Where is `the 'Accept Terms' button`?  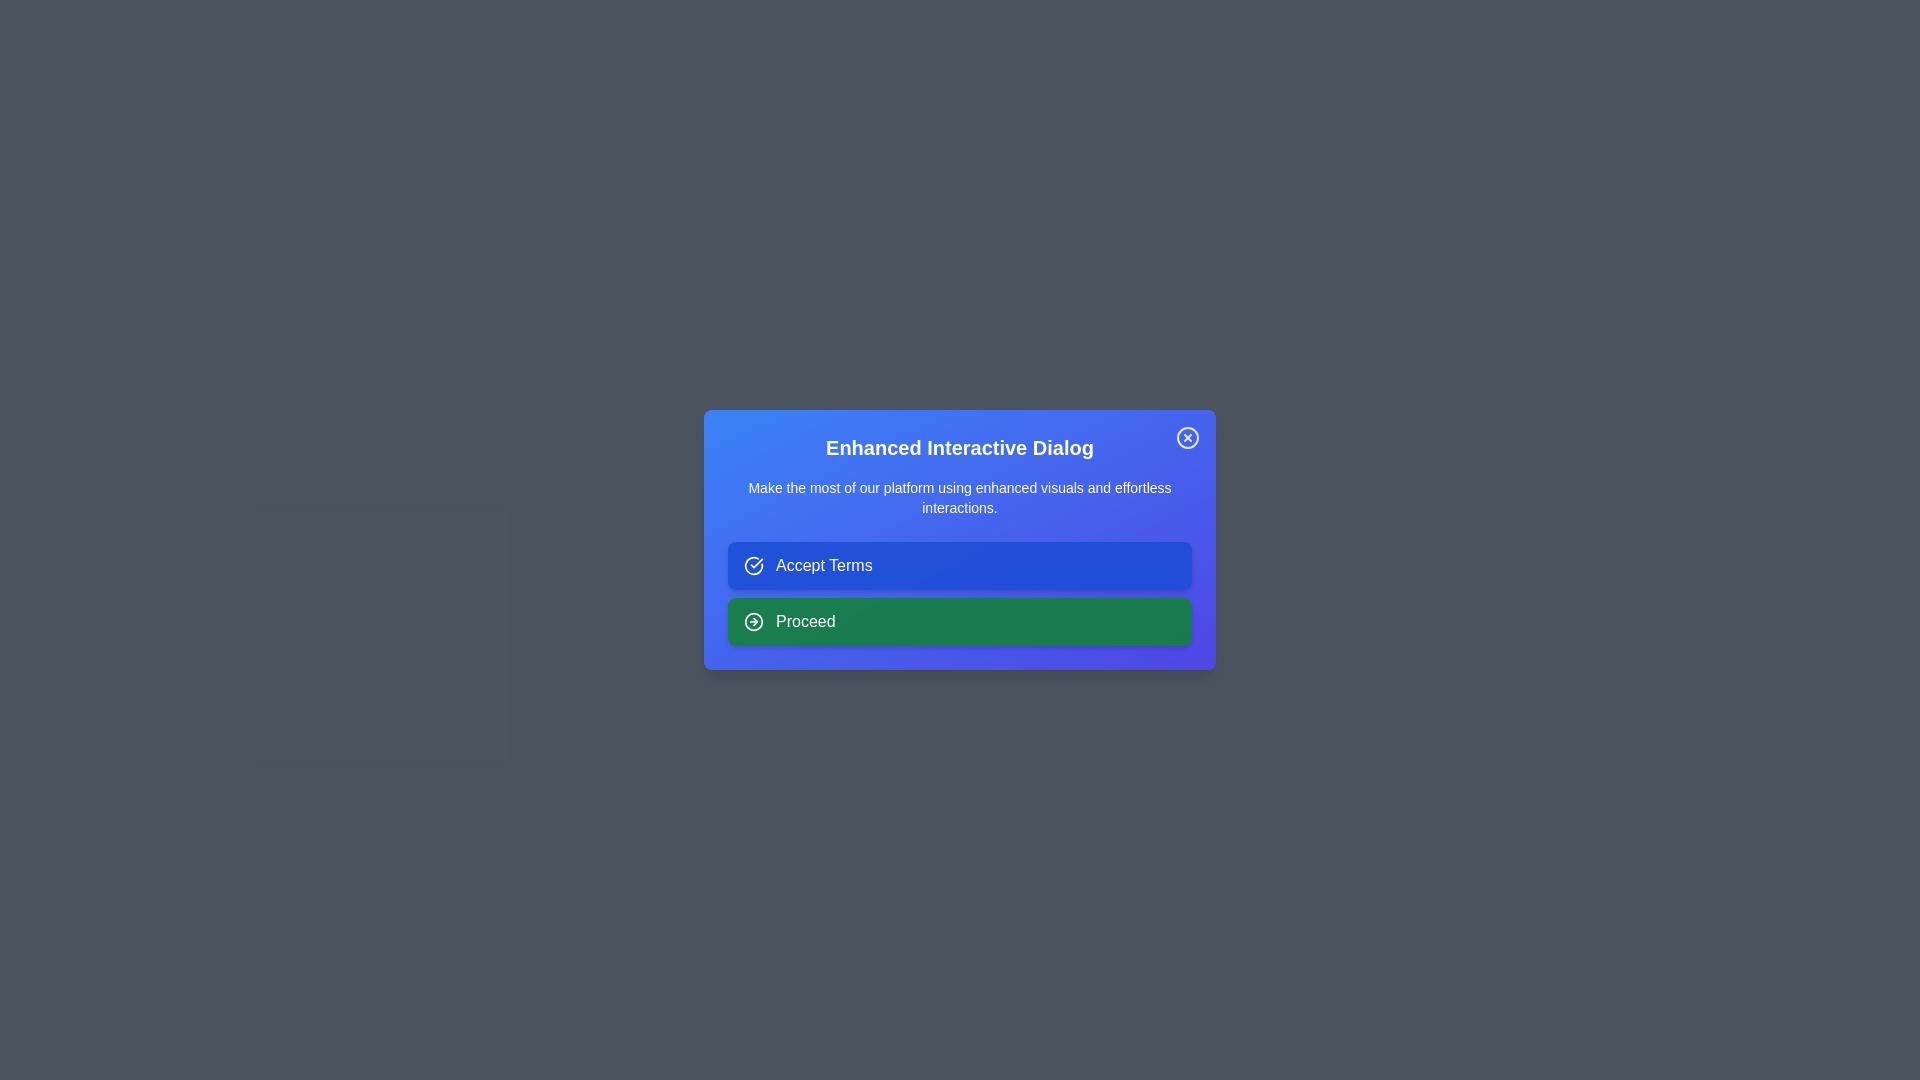
the 'Accept Terms' button is located at coordinates (960, 566).